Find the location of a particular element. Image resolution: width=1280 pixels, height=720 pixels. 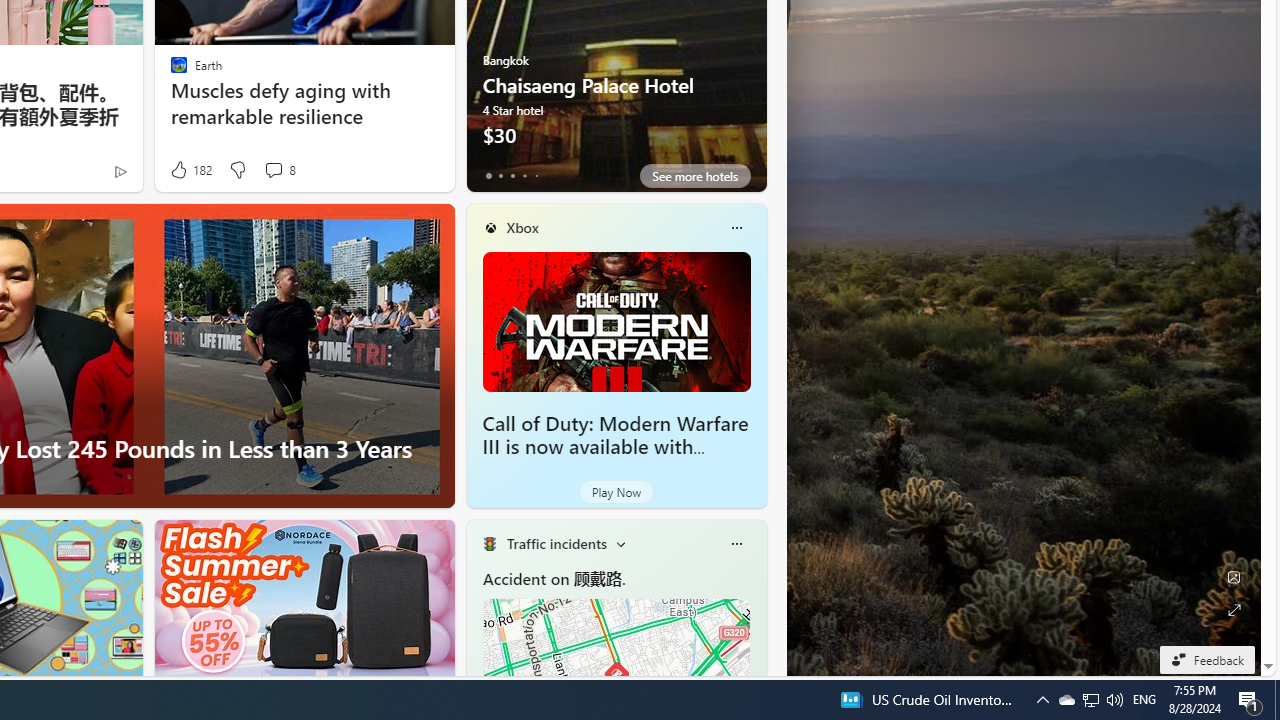

'tab-4' is located at coordinates (536, 175).